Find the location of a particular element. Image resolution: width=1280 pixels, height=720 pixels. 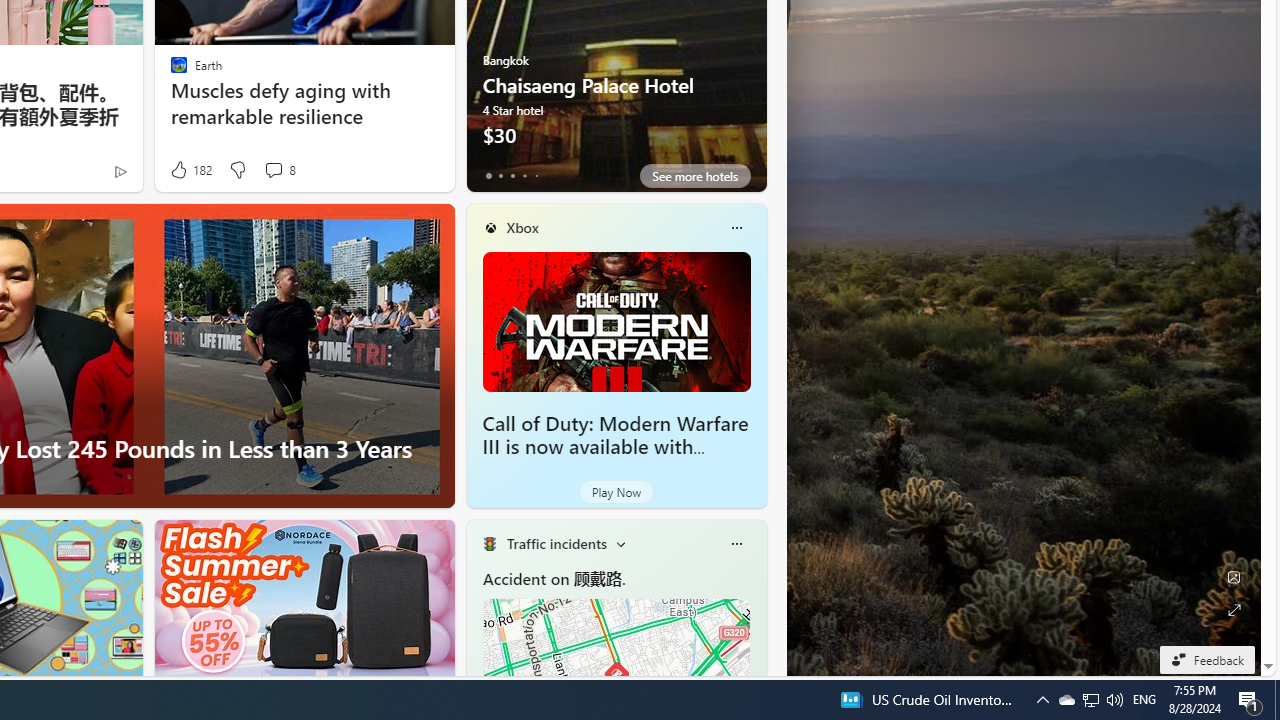

'tab-4' is located at coordinates (536, 175).